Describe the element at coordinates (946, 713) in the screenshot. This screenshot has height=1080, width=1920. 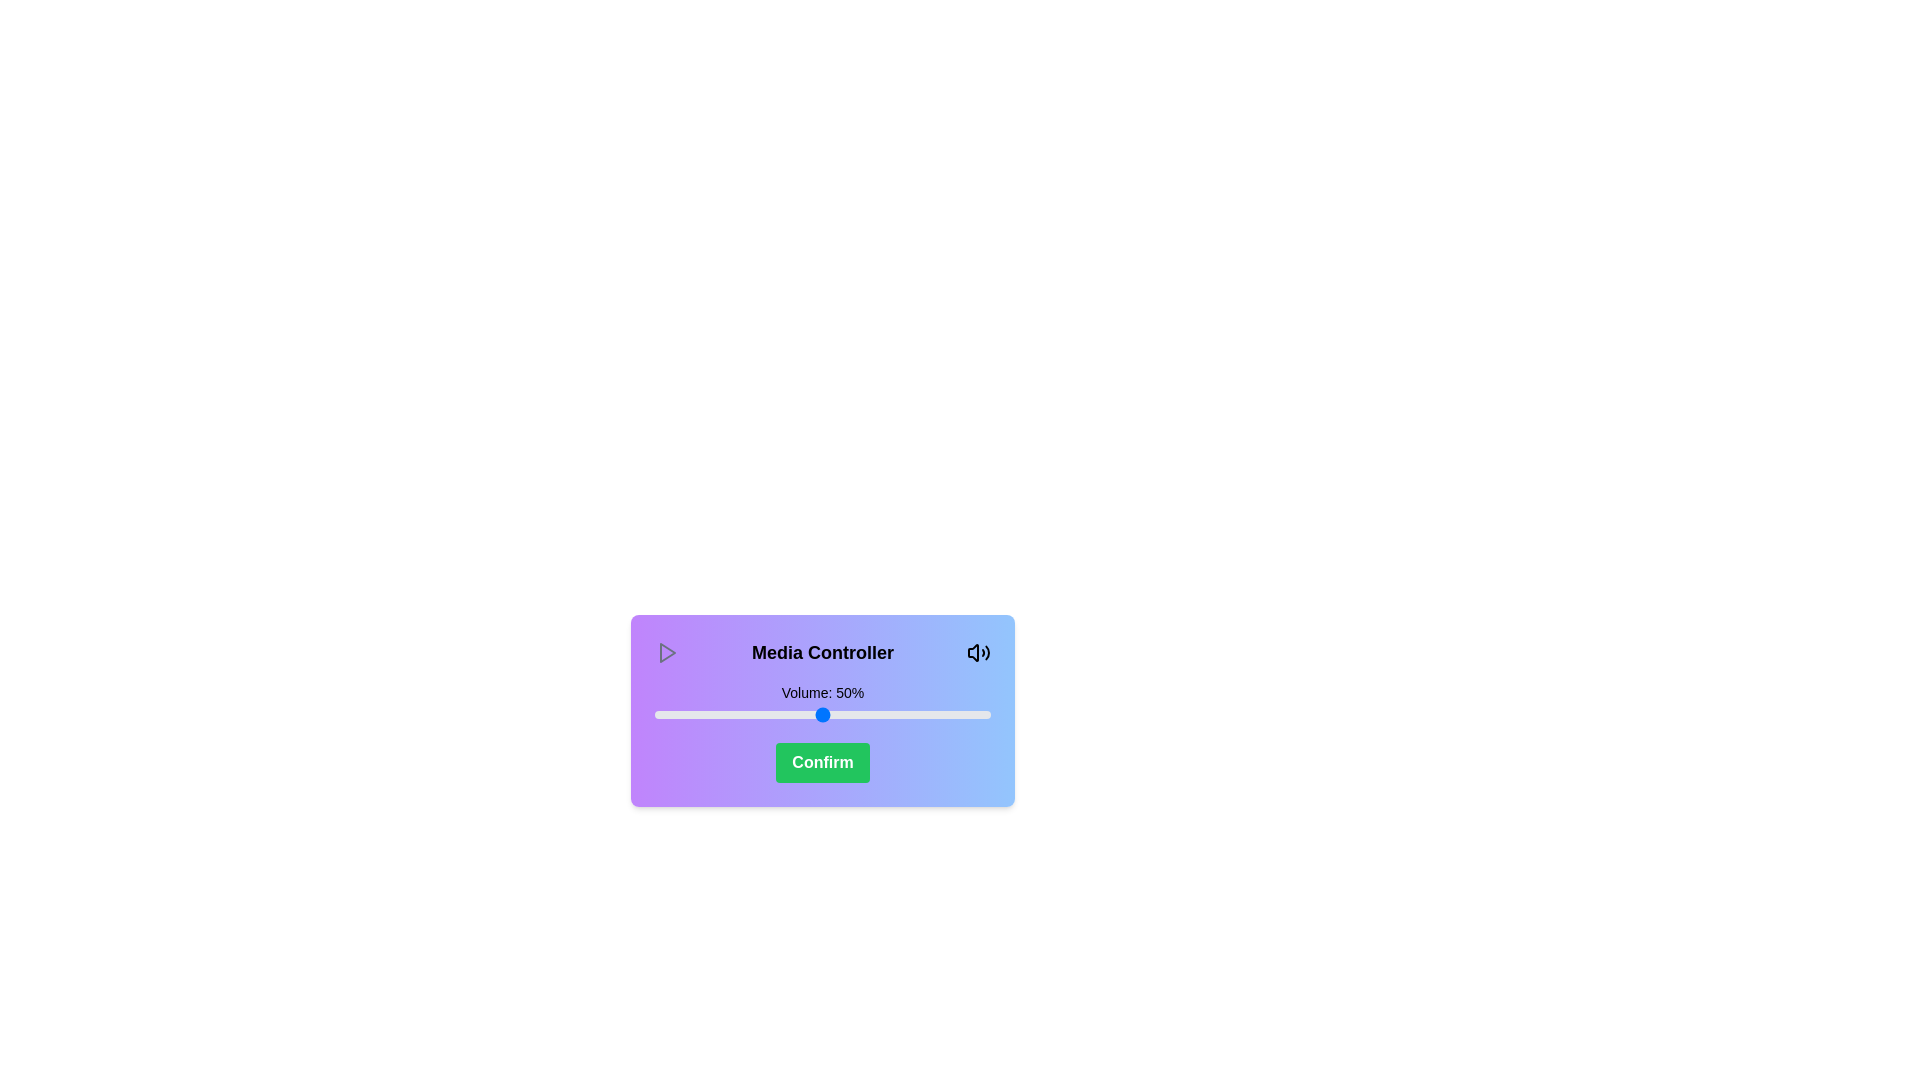
I see `the volume slider to 87%` at that location.